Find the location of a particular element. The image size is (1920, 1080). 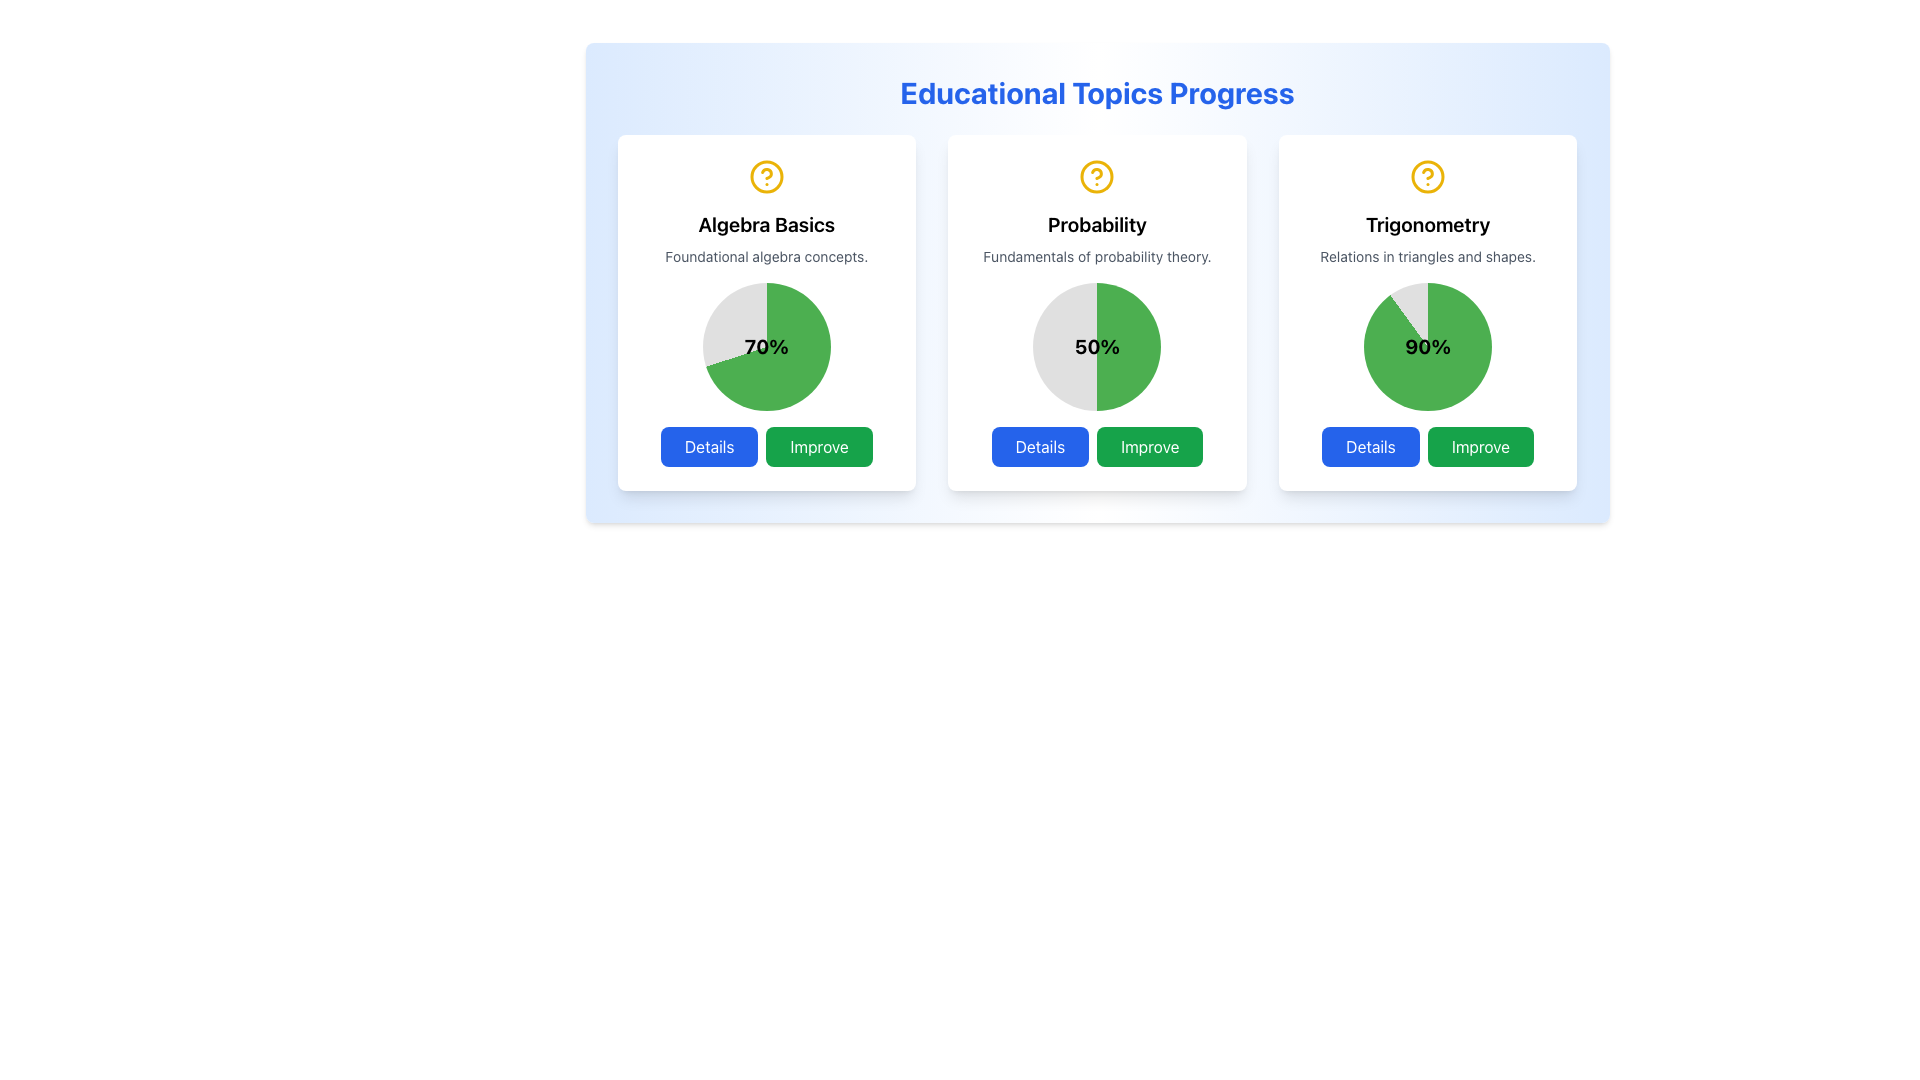

the percentage displayed on the Circular Progress Indicator located within the 'Probability' card, positioned beneath the title text and above the action buttons is located at coordinates (1096, 346).